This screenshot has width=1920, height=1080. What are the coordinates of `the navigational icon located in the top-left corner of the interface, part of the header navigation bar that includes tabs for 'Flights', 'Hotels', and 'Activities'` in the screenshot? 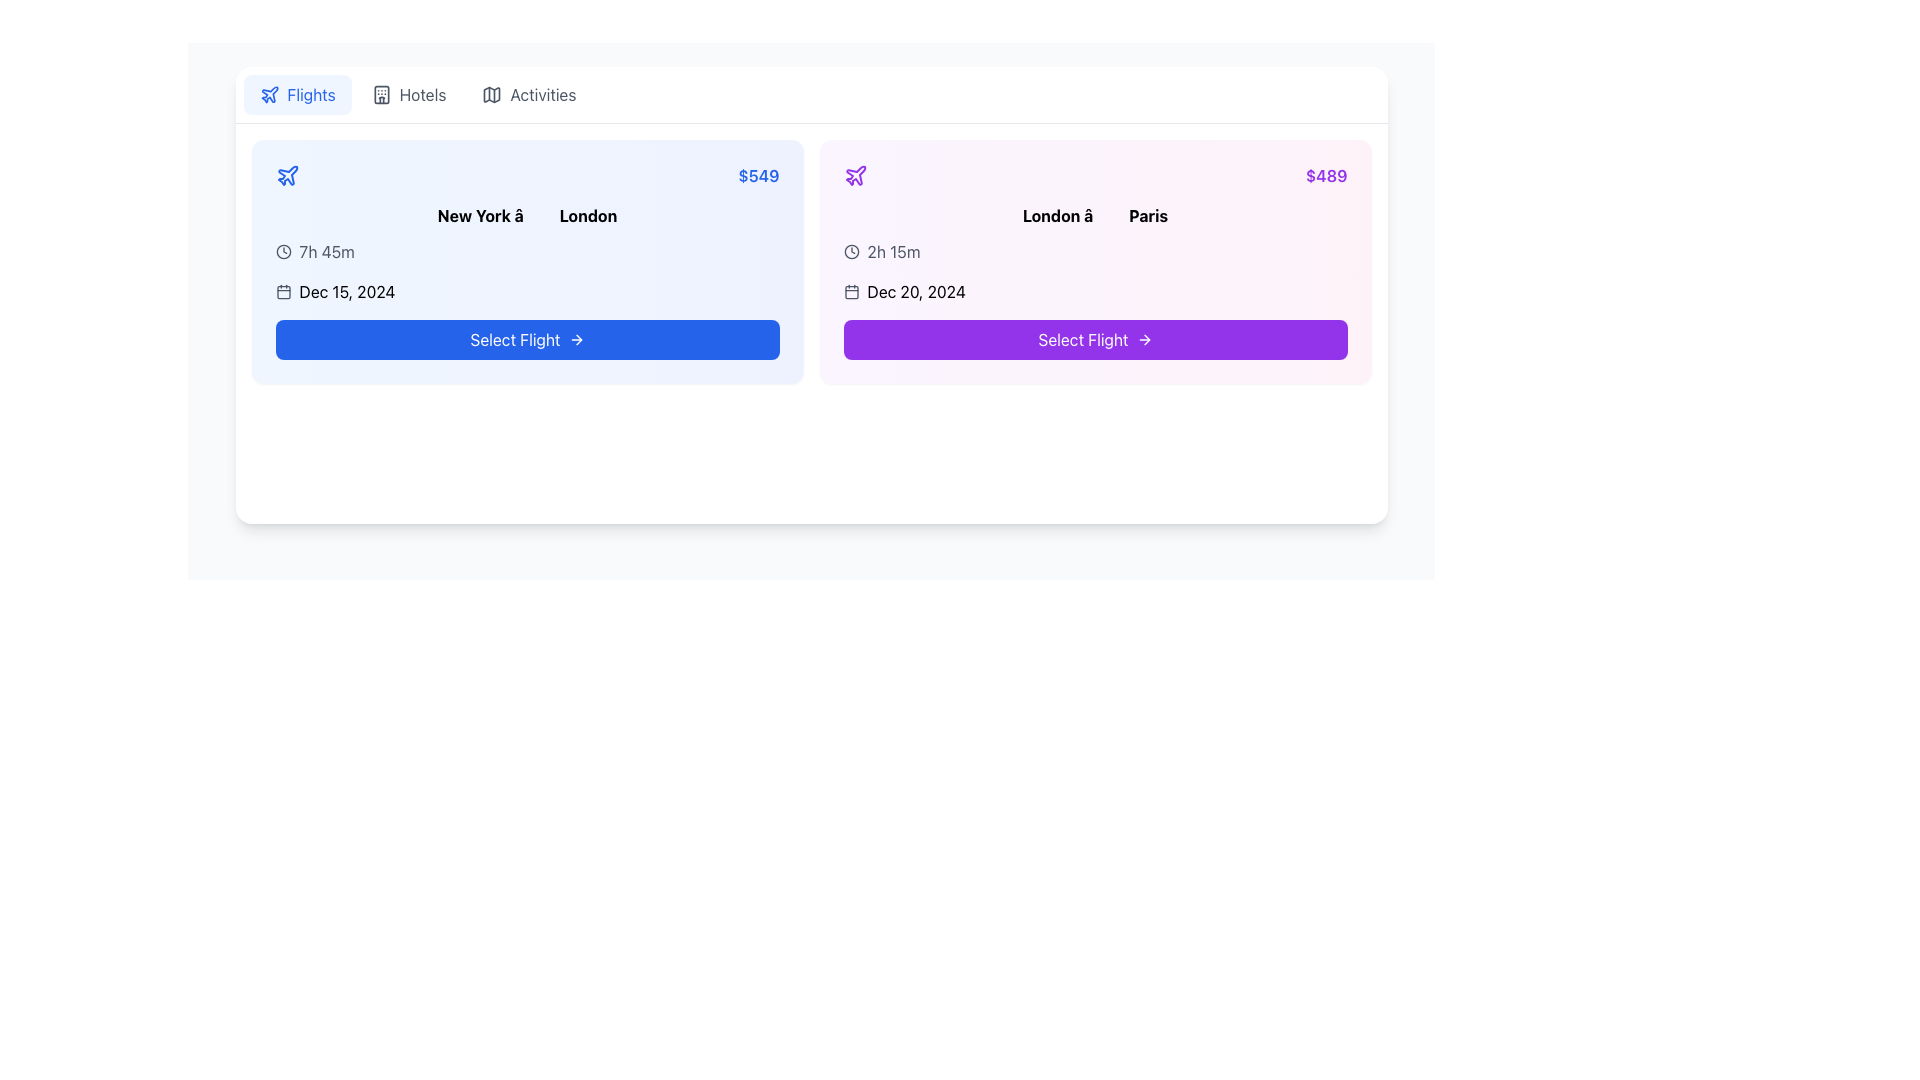 It's located at (492, 95).